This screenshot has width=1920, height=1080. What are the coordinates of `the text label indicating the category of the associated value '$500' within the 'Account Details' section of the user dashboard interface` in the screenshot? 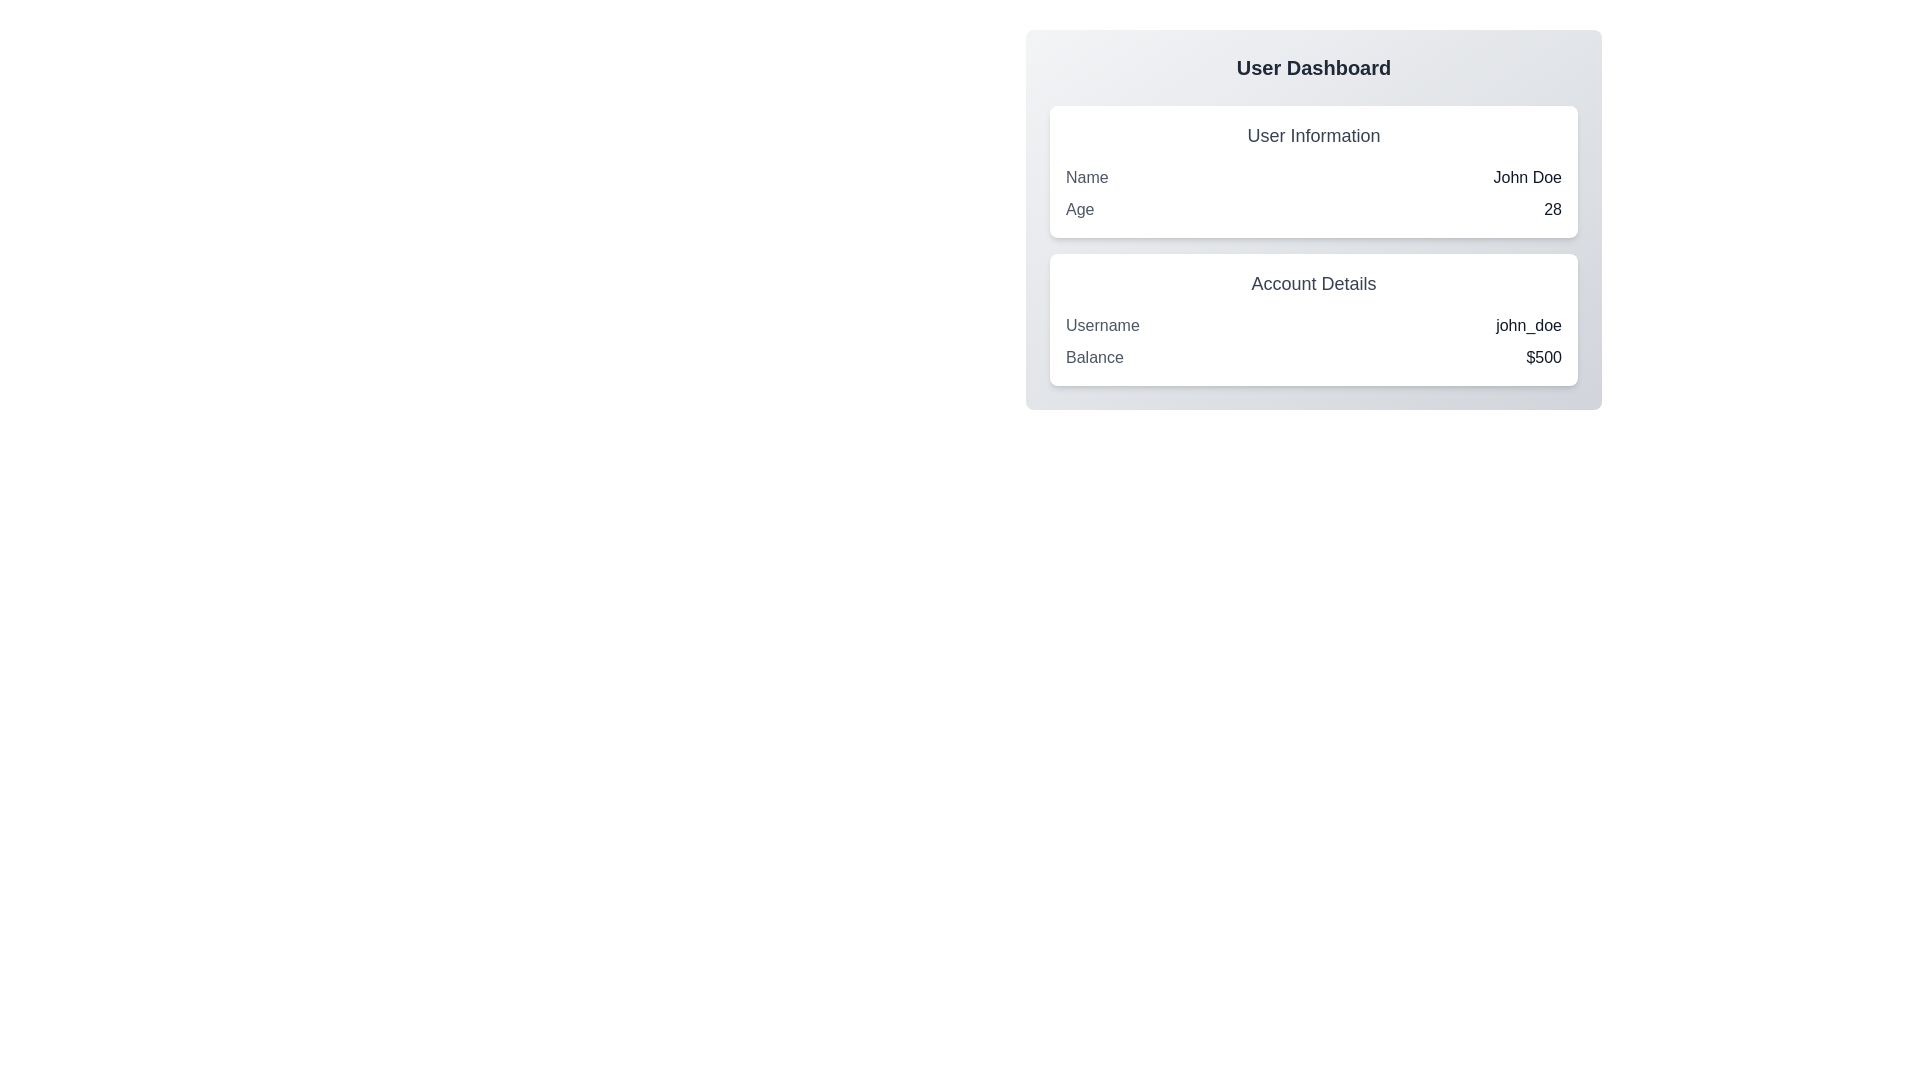 It's located at (1093, 357).